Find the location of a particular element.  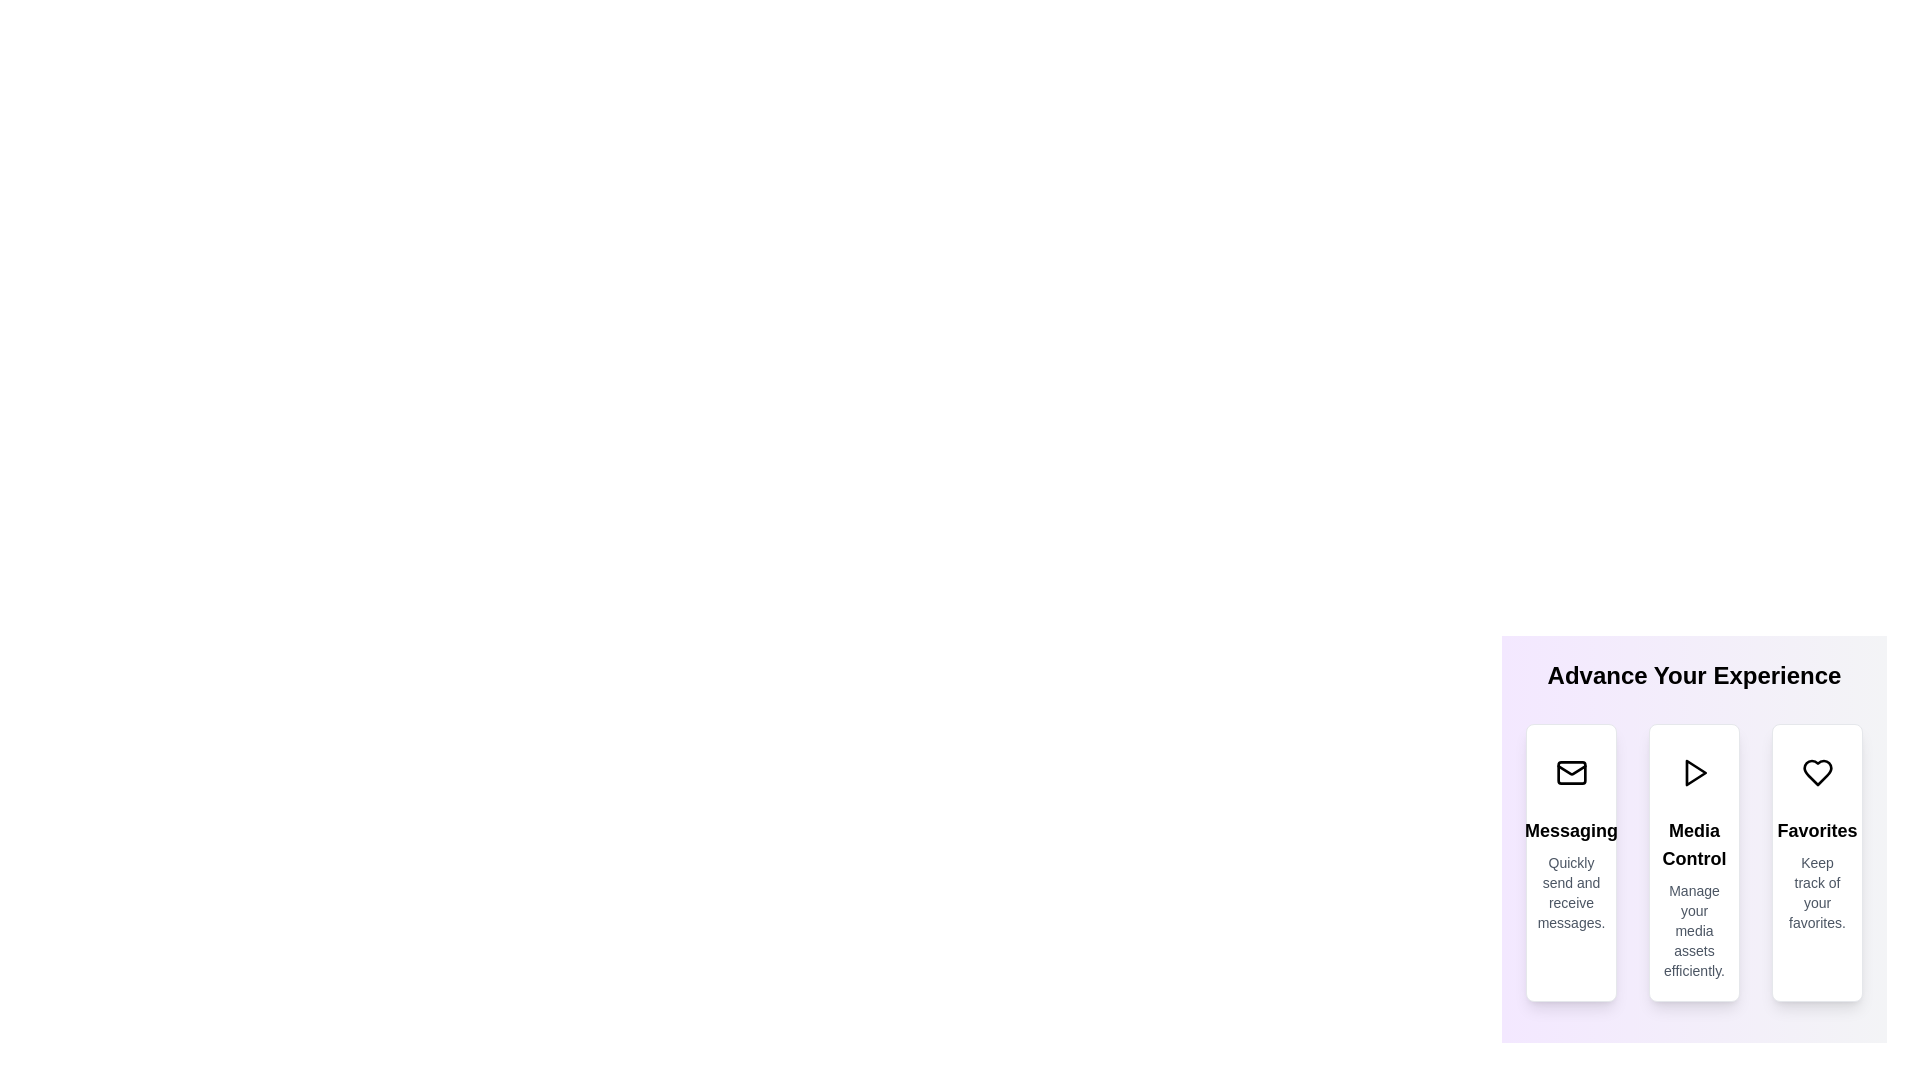

the circular icon button featuring a heart symbol, which is styled with a black outline on a light blue background and located above the text 'Favorites' and 'Keep track of your favorites.' is located at coordinates (1817, 771).